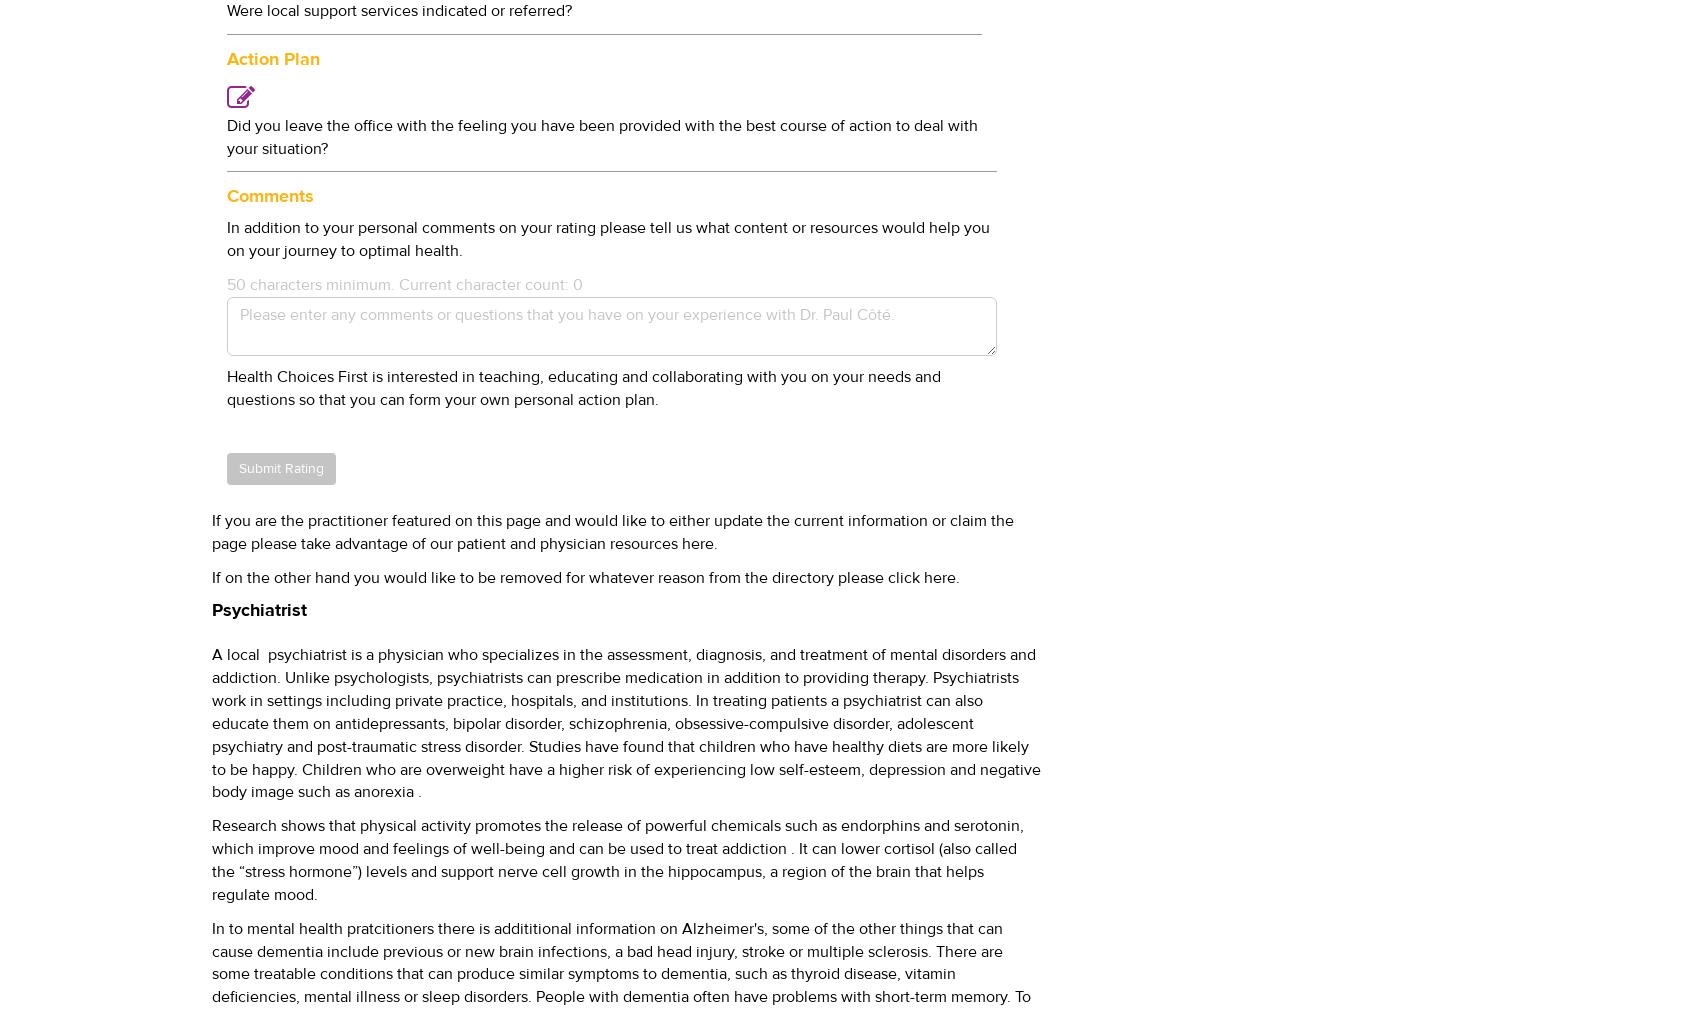  What do you see at coordinates (256, 950) in the screenshot?
I see `'dementia'` at bounding box center [256, 950].